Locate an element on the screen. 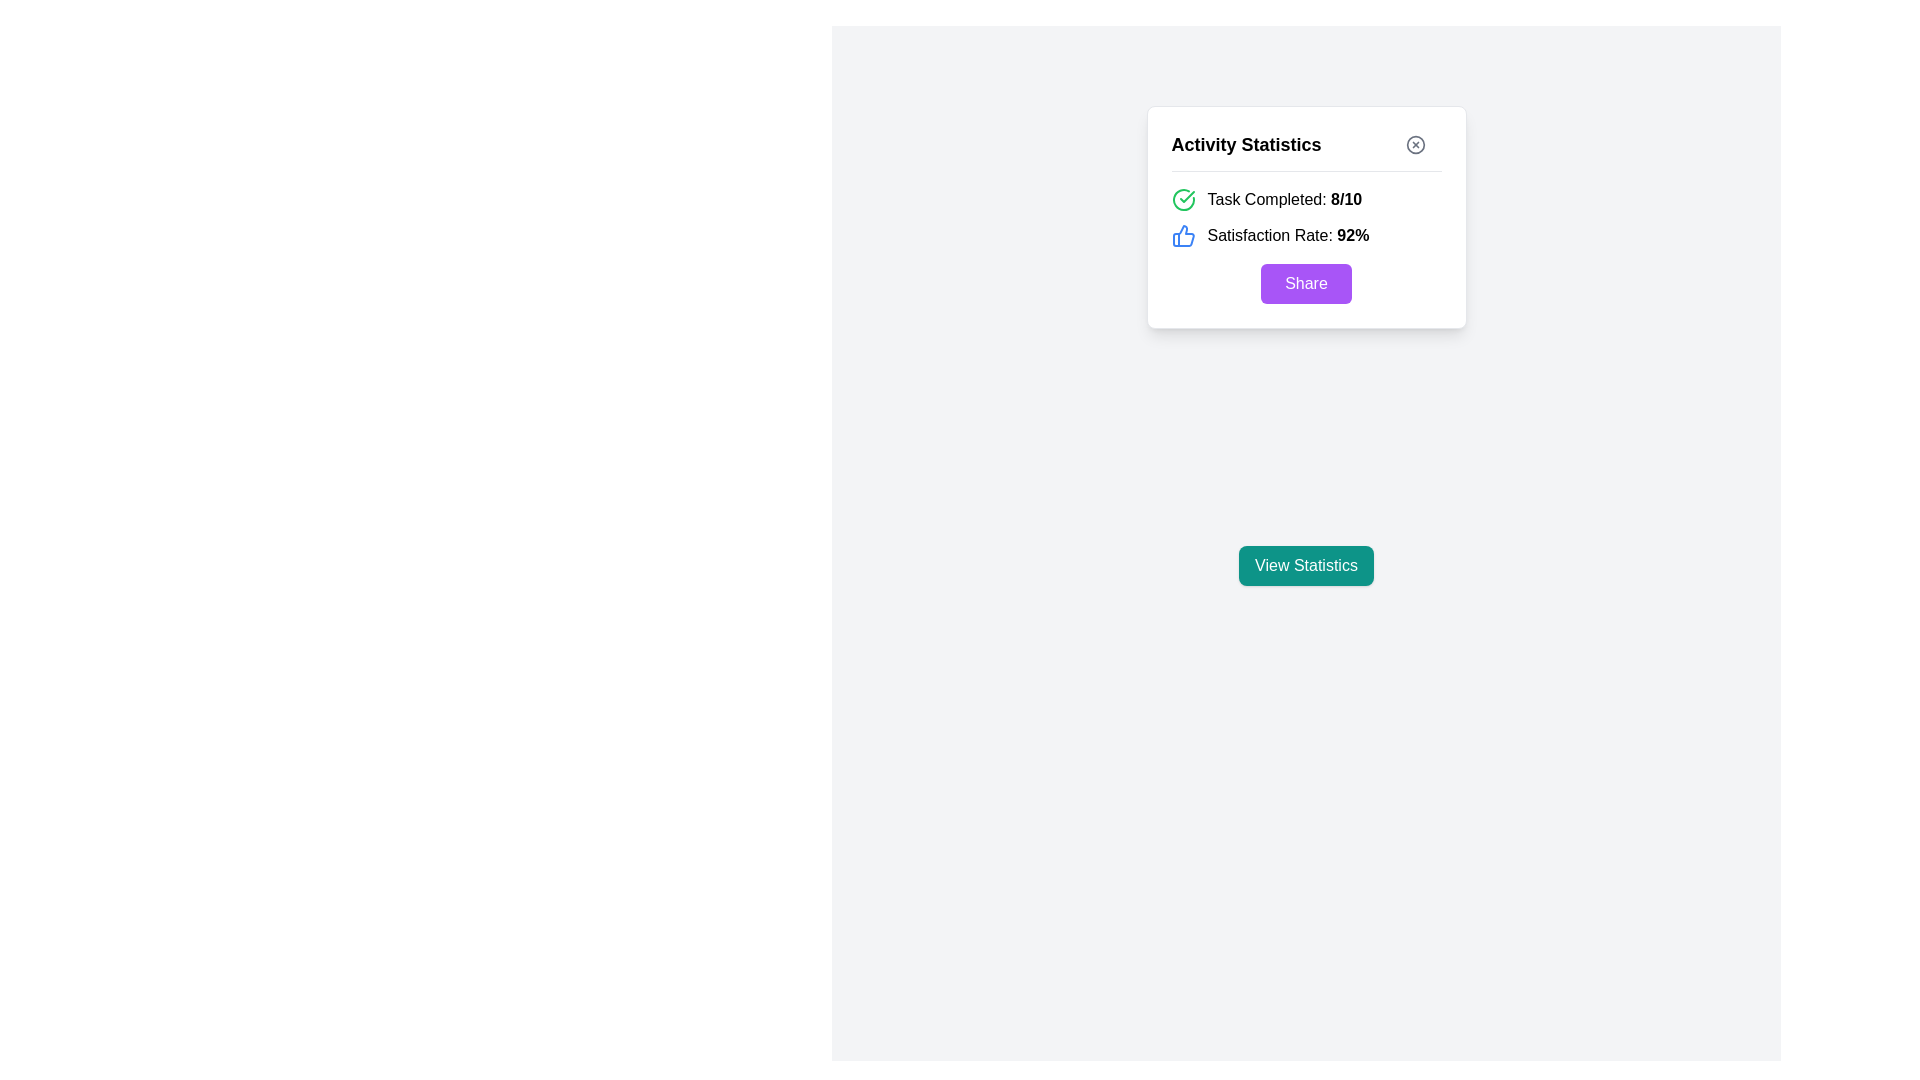  the text label that serves as a descriptive title for the card content, located at the left side of the header area of the white card is located at coordinates (1245, 144).